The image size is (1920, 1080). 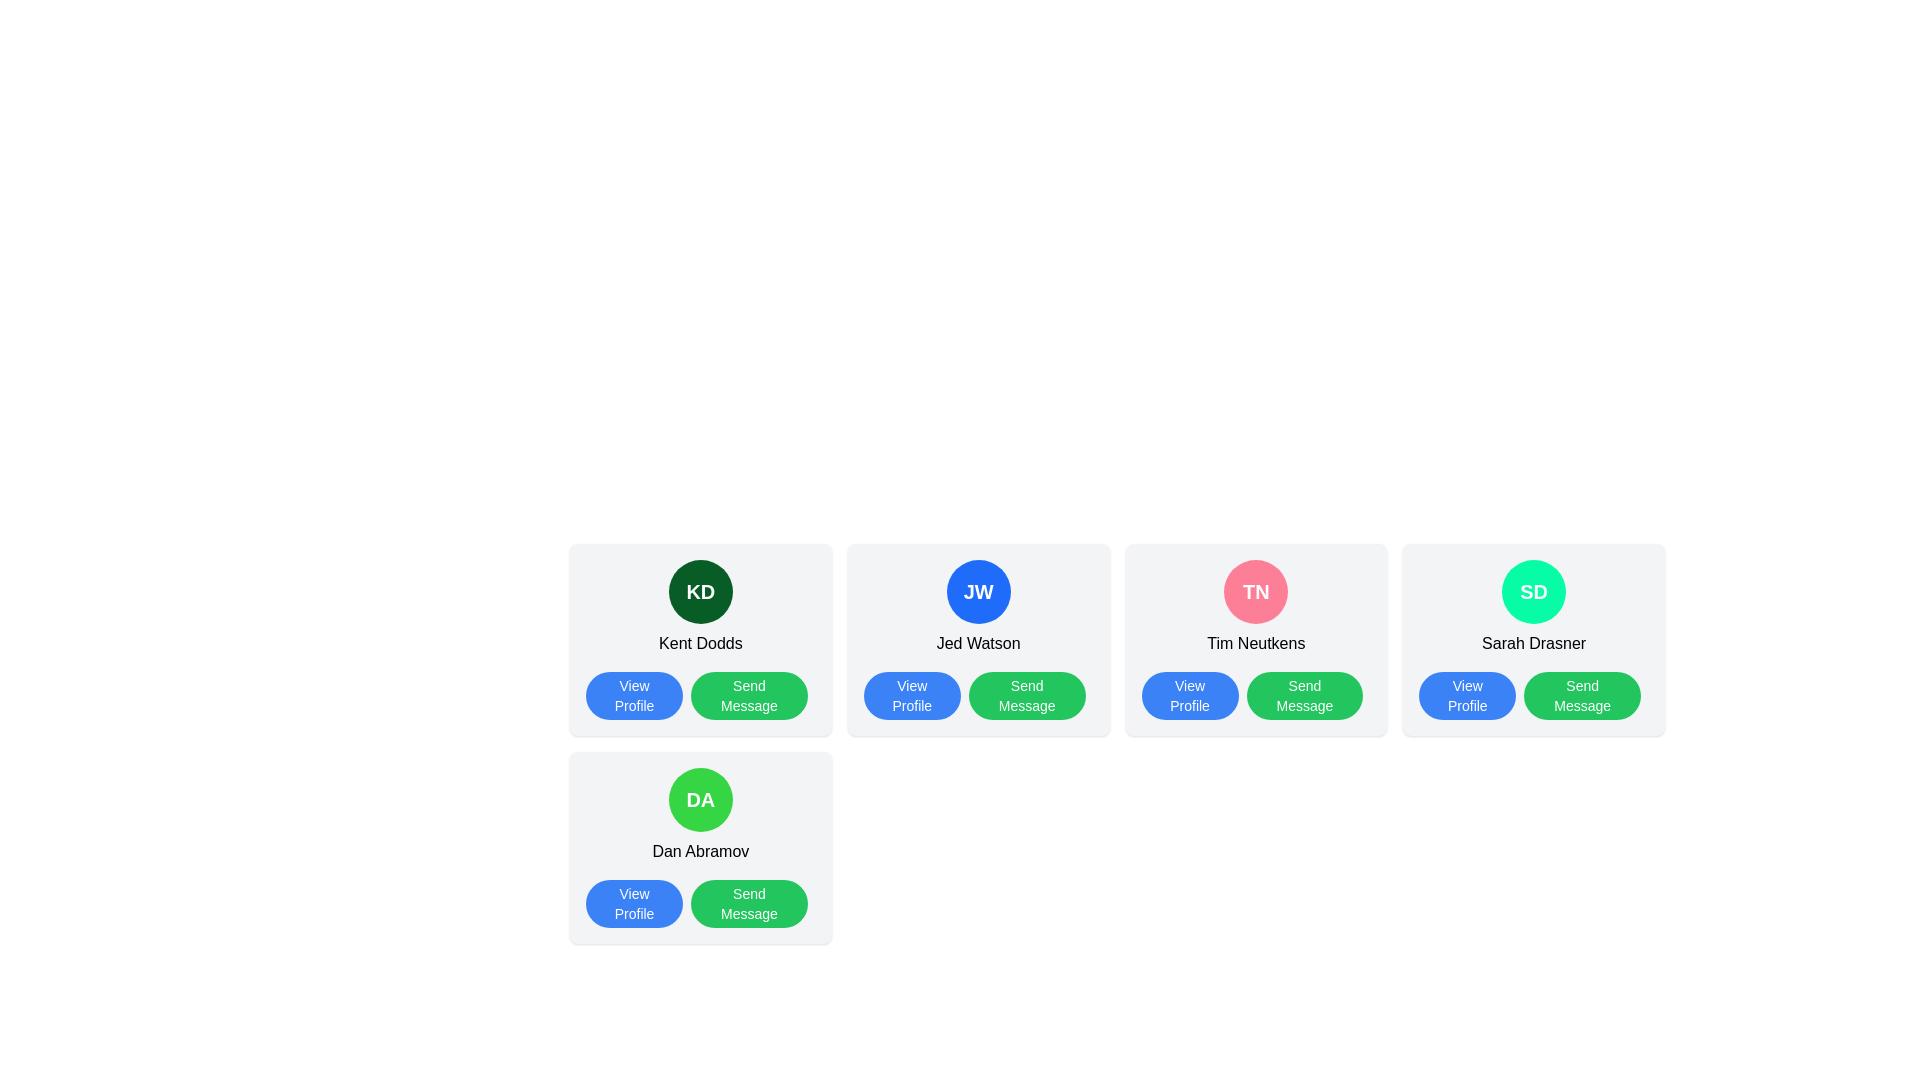 I want to click on the 'View Profile' button, which is a rounded rectangular button with a blue background and white text, so click(x=633, y=694).